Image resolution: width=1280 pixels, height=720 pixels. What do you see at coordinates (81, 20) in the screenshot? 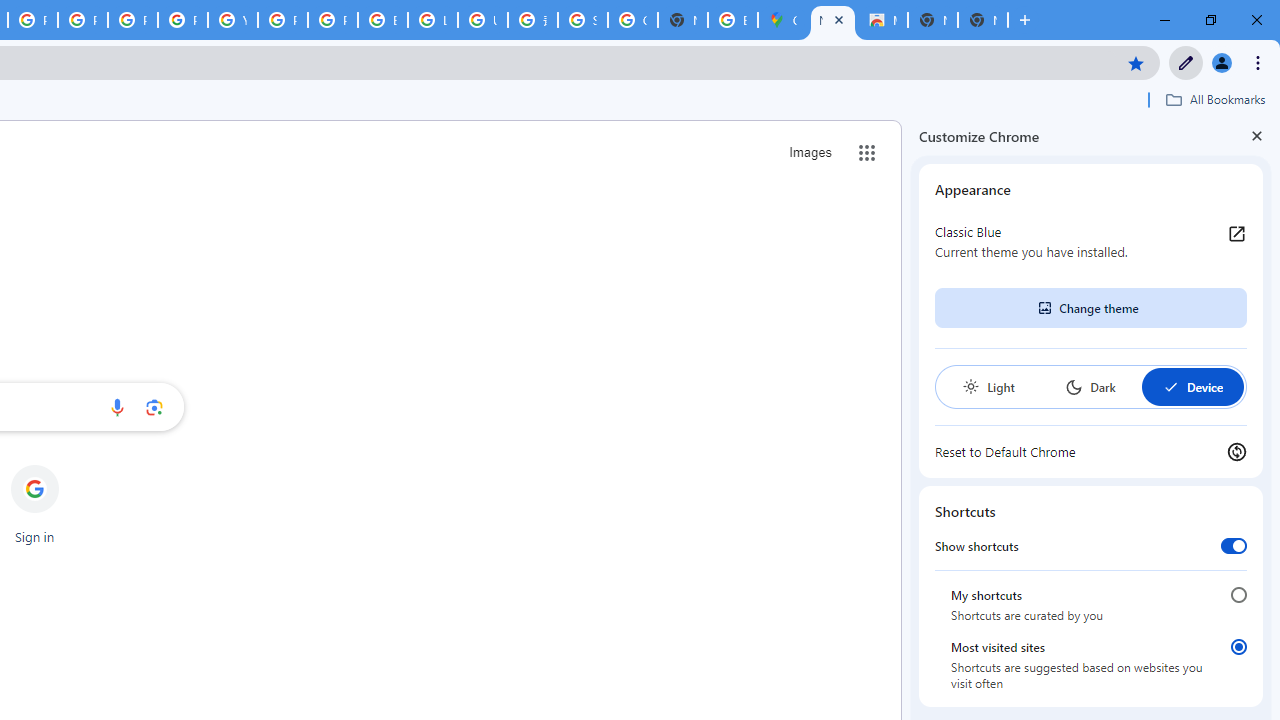
I see `'Privacy Help Center - Policies Help'` at bounding box center [81, 20].